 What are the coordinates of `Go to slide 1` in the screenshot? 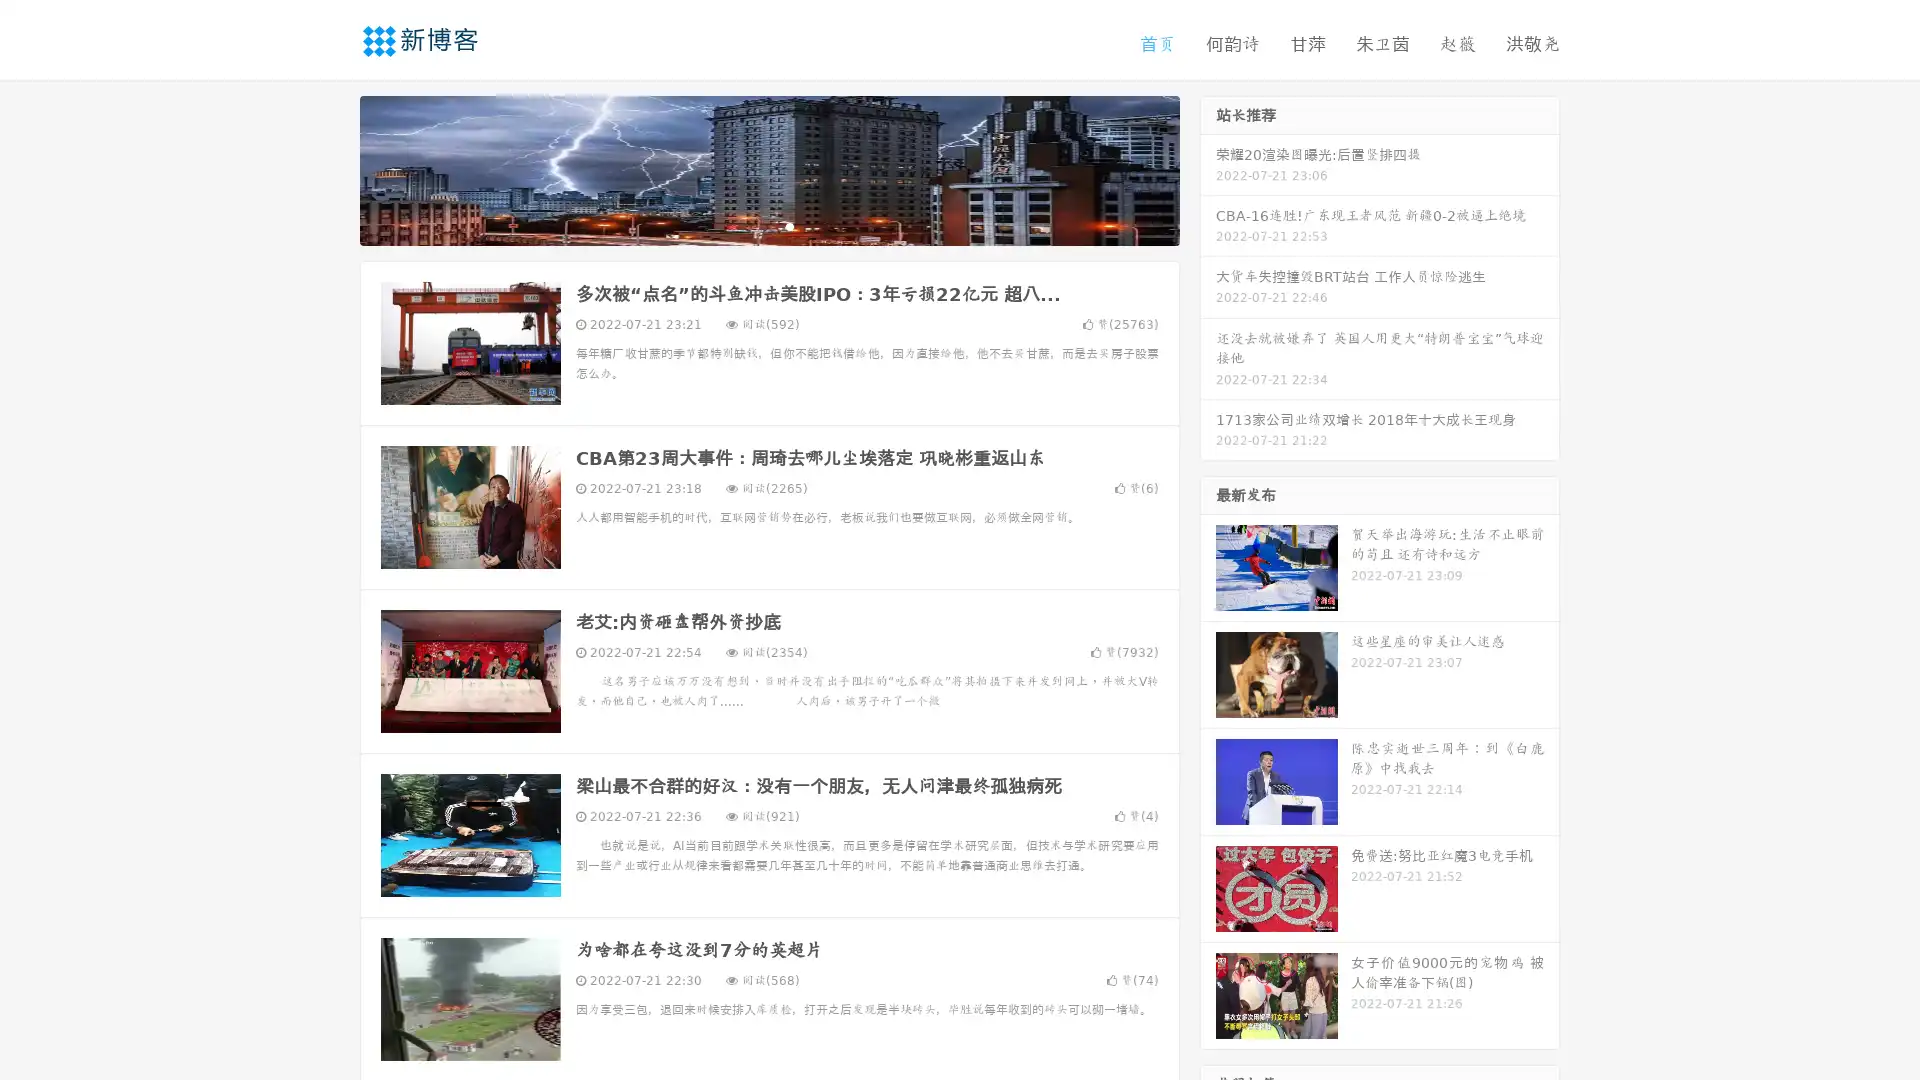 It's located at (748, 225).